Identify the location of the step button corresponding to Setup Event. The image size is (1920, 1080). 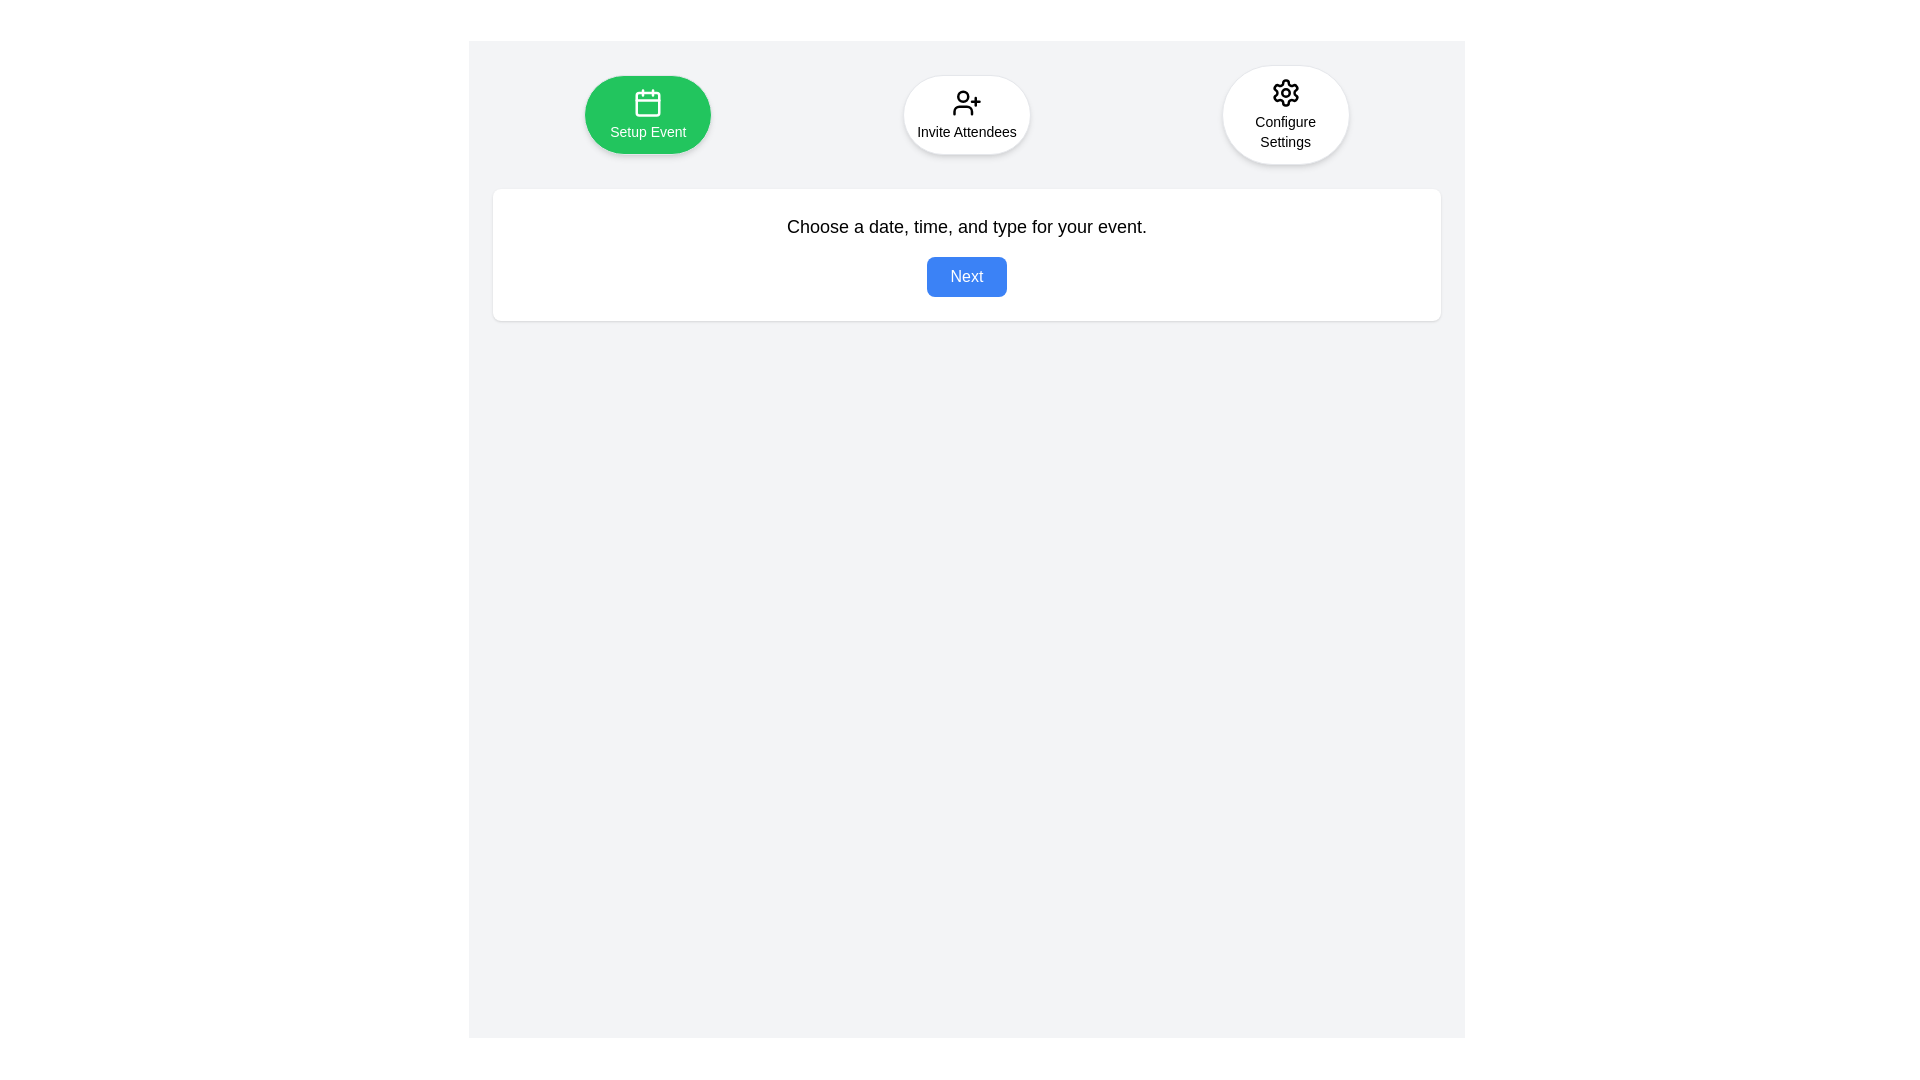
(648, 115).